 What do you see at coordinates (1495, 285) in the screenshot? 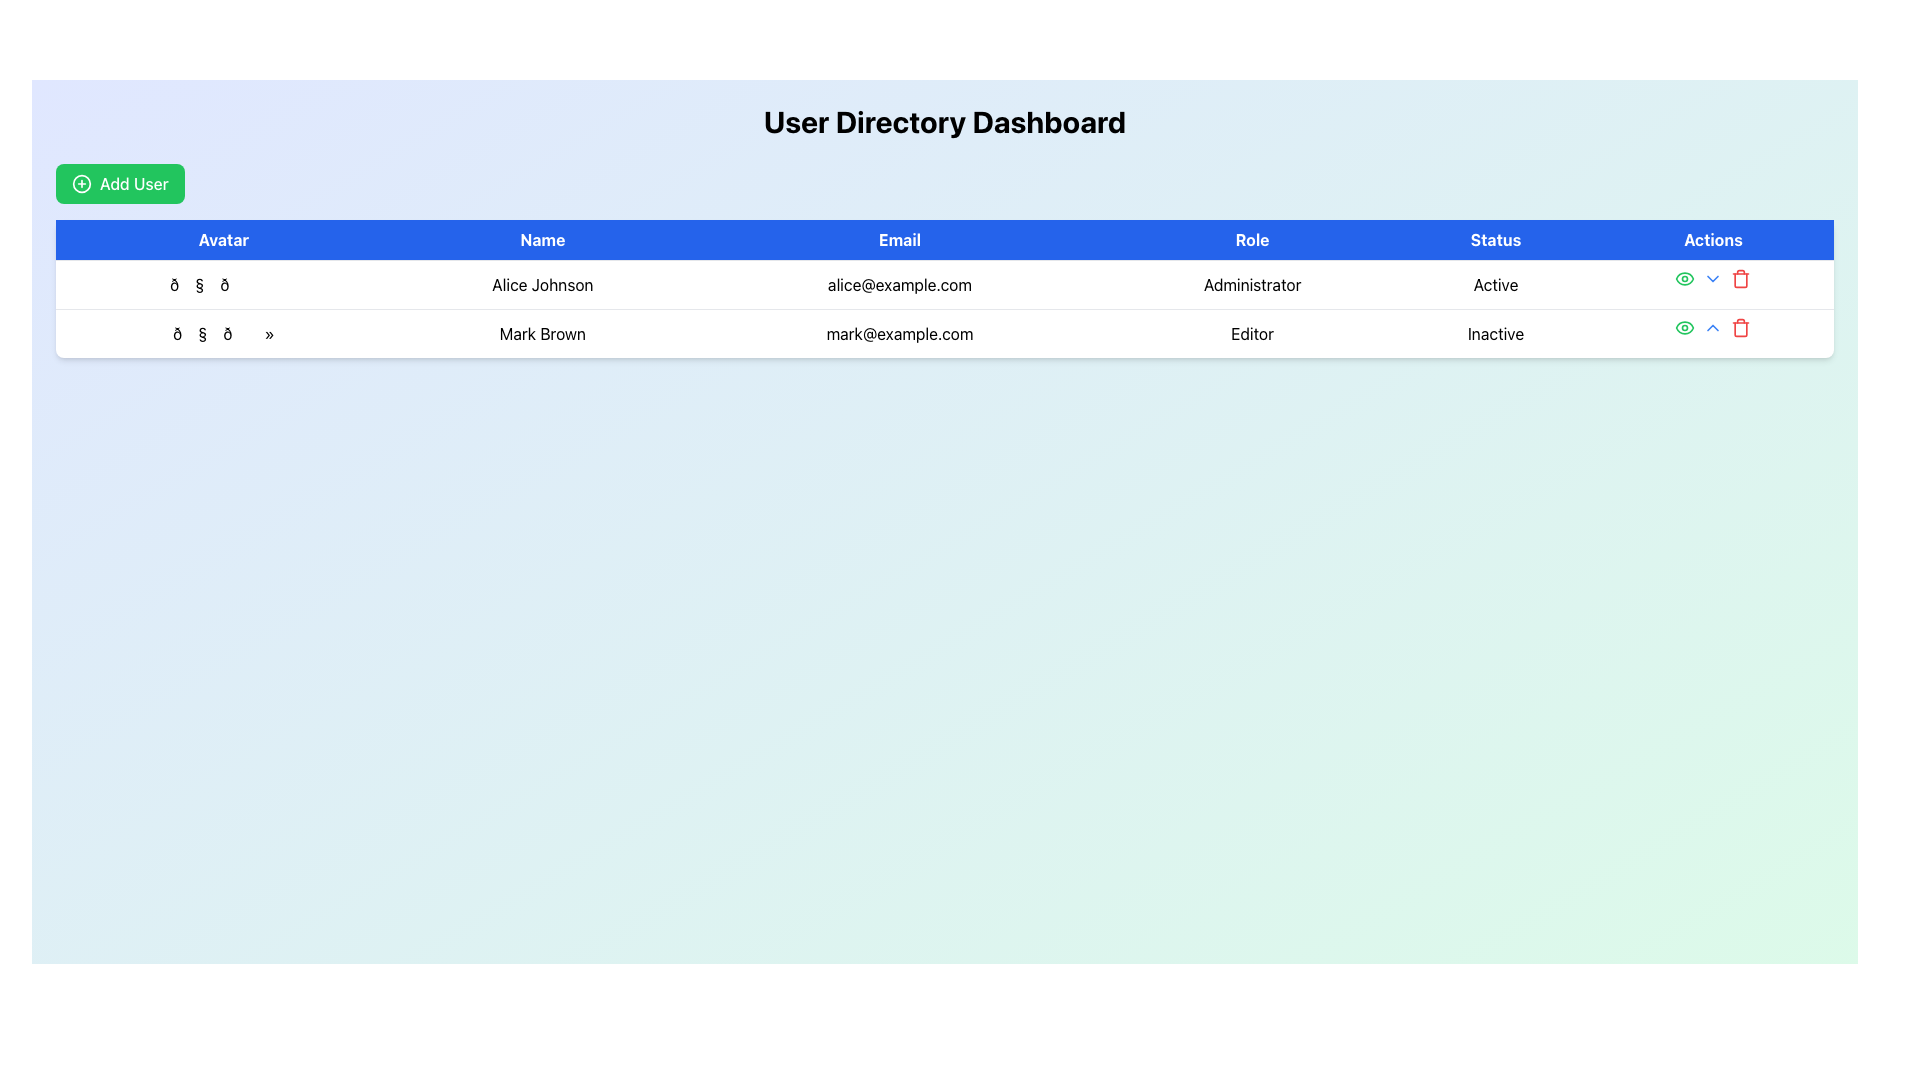
I see `the static text label indicating the status 'Active' for user 'Alice Johnson' in the directory table` at bounding box center [1495, 285].